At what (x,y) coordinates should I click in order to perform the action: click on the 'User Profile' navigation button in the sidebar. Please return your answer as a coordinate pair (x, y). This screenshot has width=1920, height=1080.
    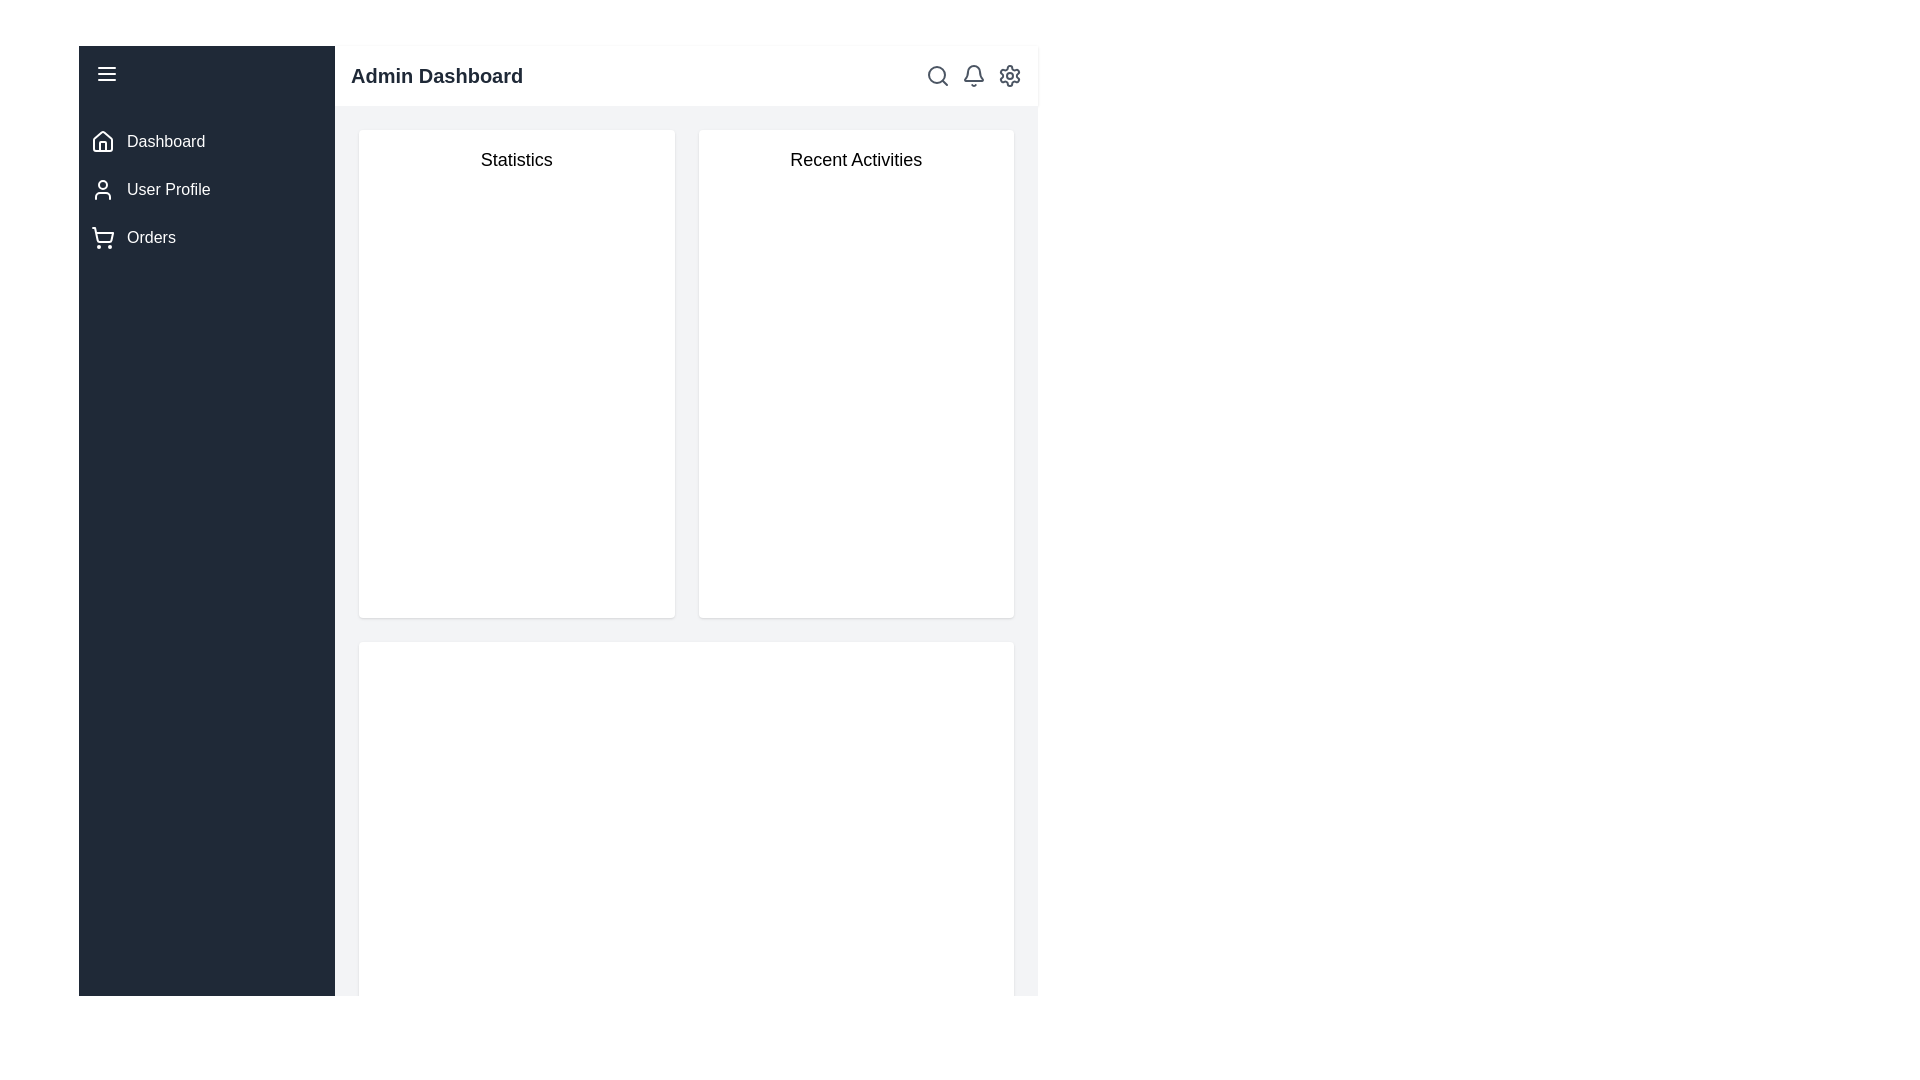
    Looking at the image, I should click on (206, 189).